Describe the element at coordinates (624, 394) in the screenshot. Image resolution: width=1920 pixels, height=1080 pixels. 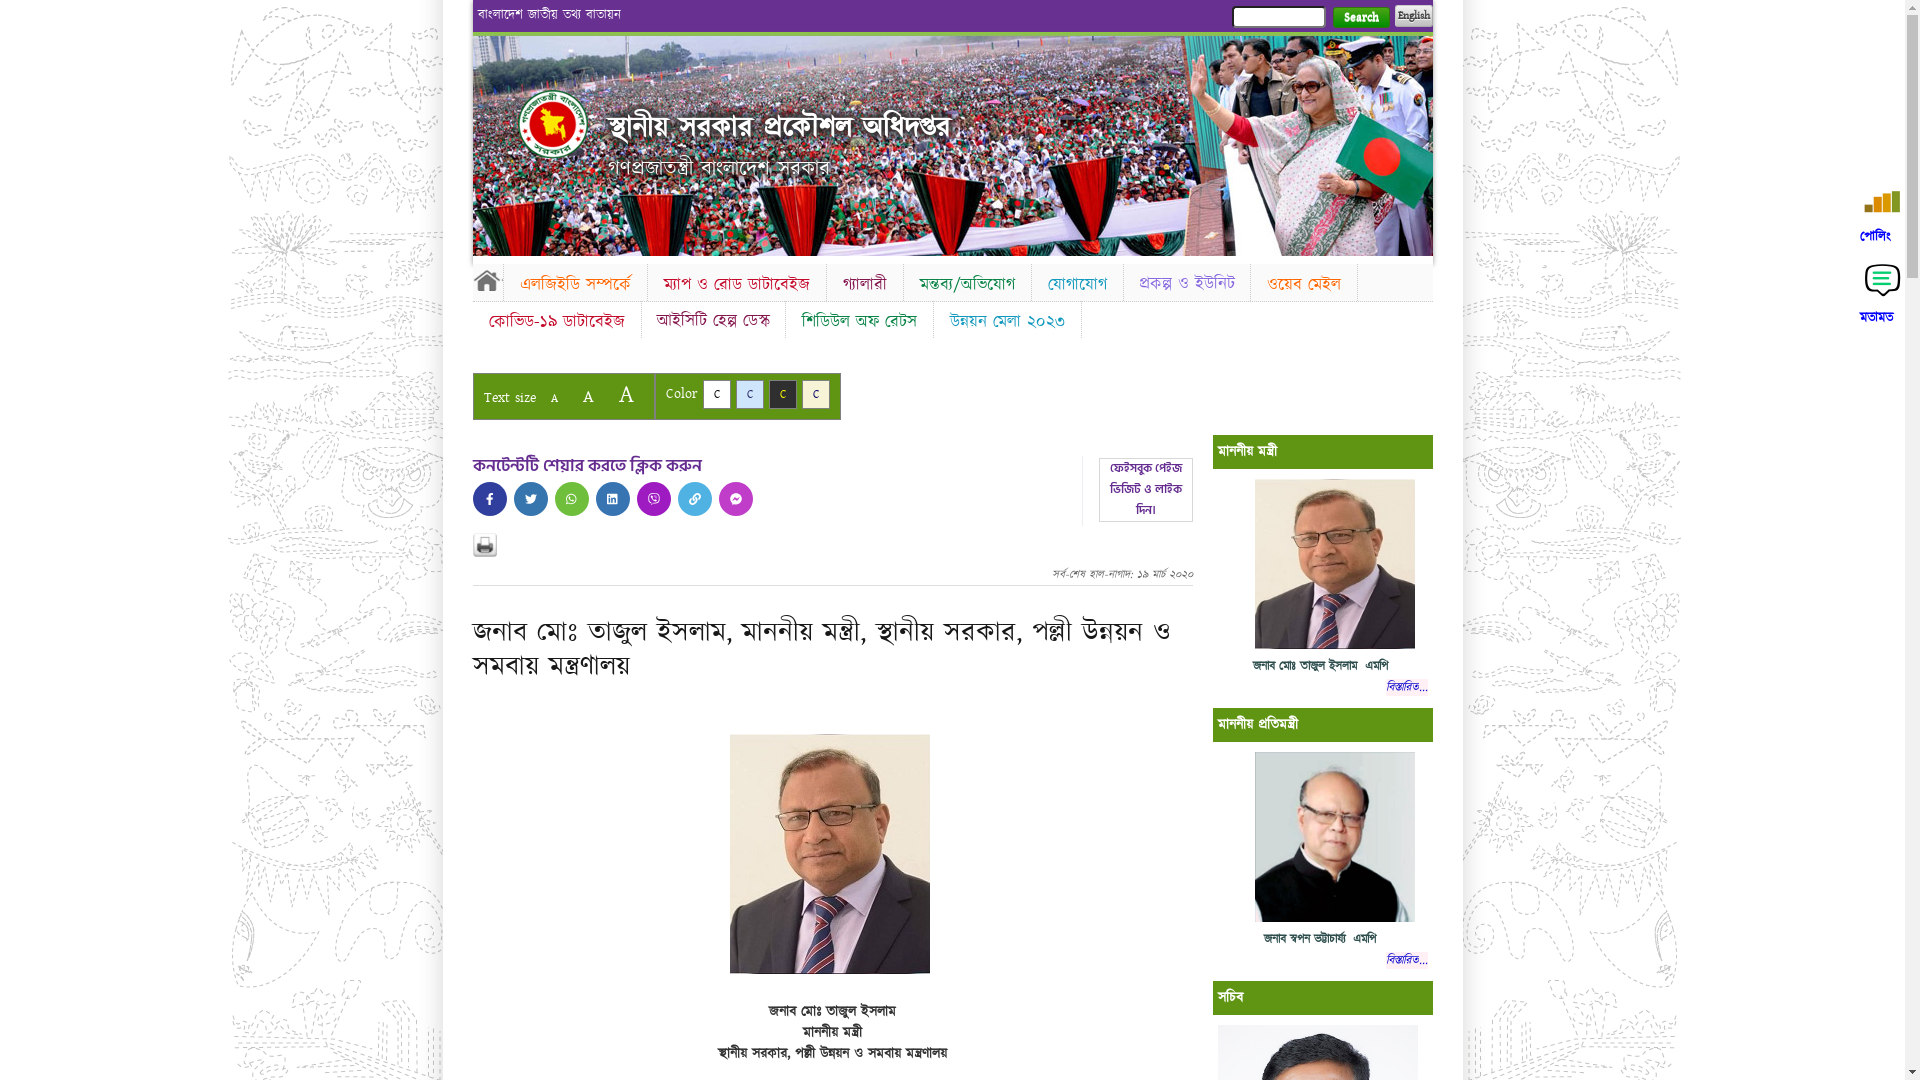
I see `'A'` at that location.